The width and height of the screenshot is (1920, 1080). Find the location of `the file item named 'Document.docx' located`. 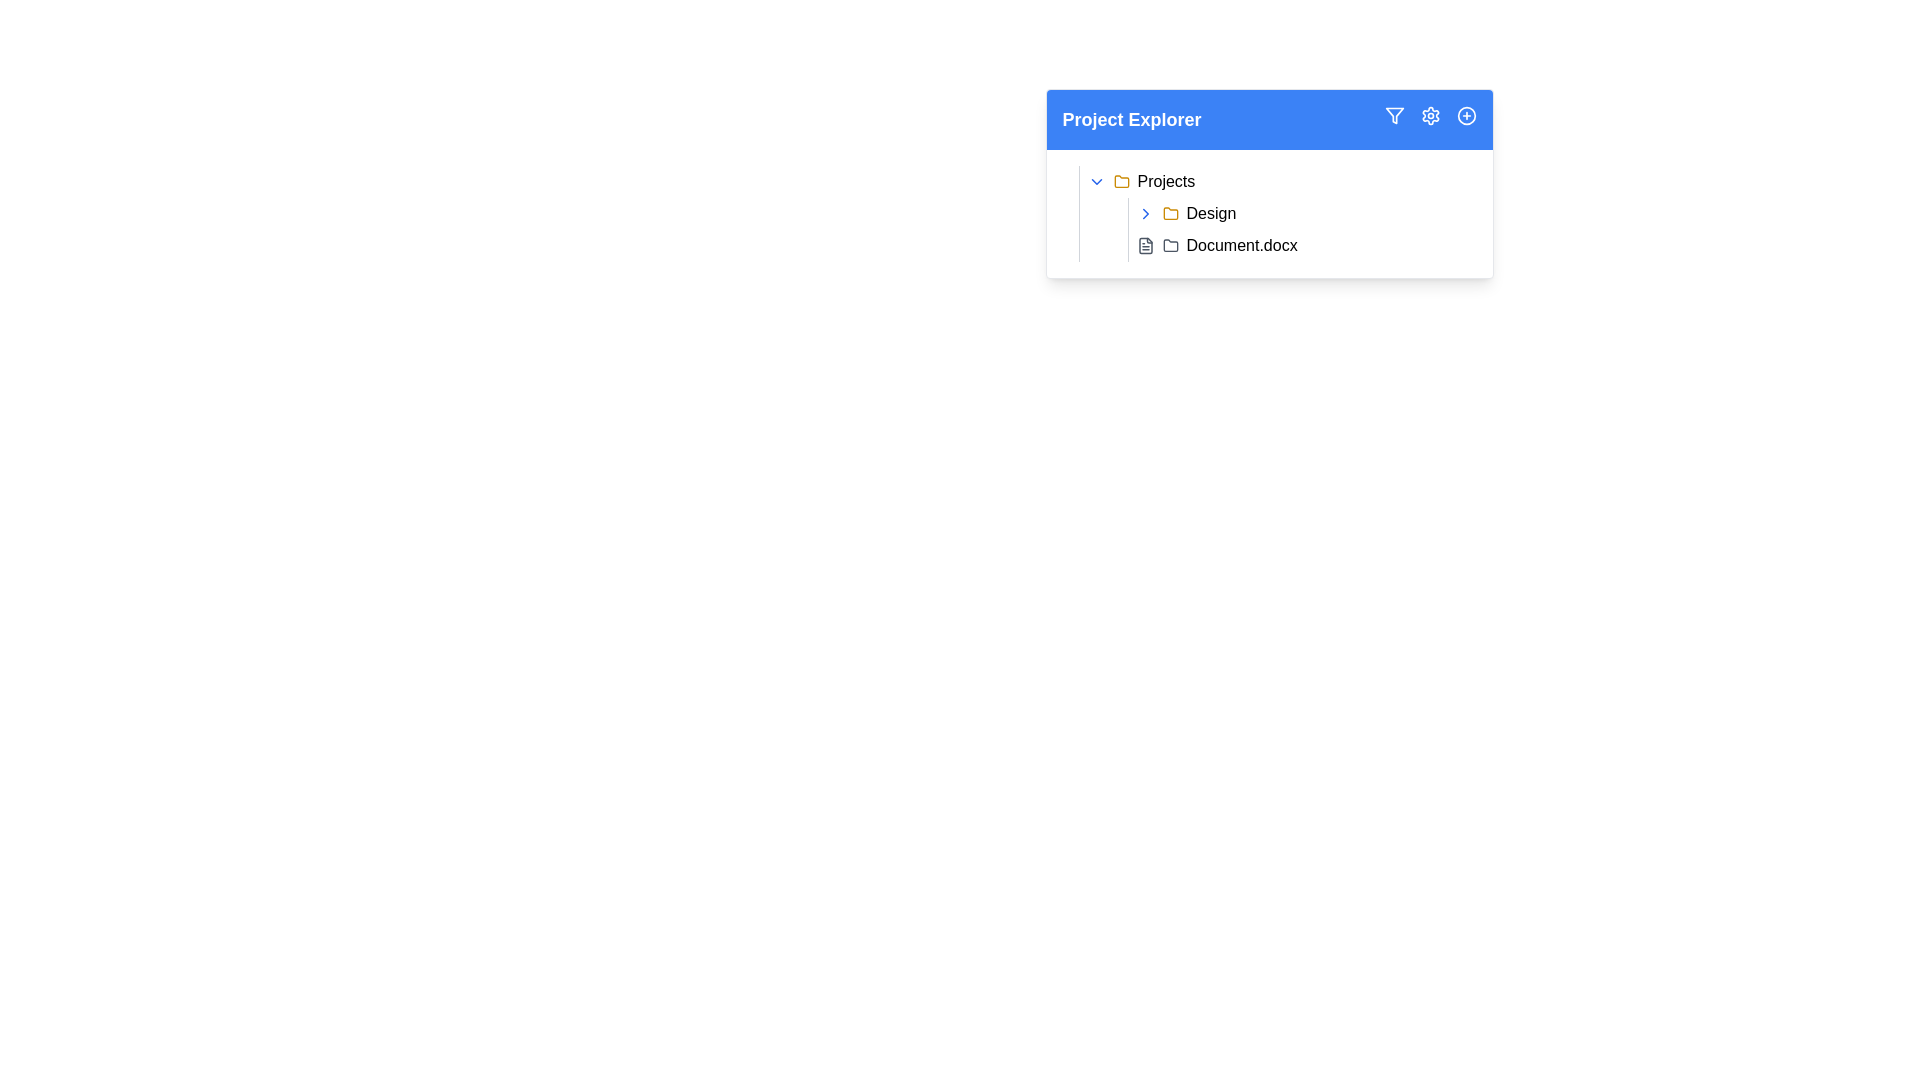

the file item named 'Document.docx' located is located at coordinates (1301, 245).